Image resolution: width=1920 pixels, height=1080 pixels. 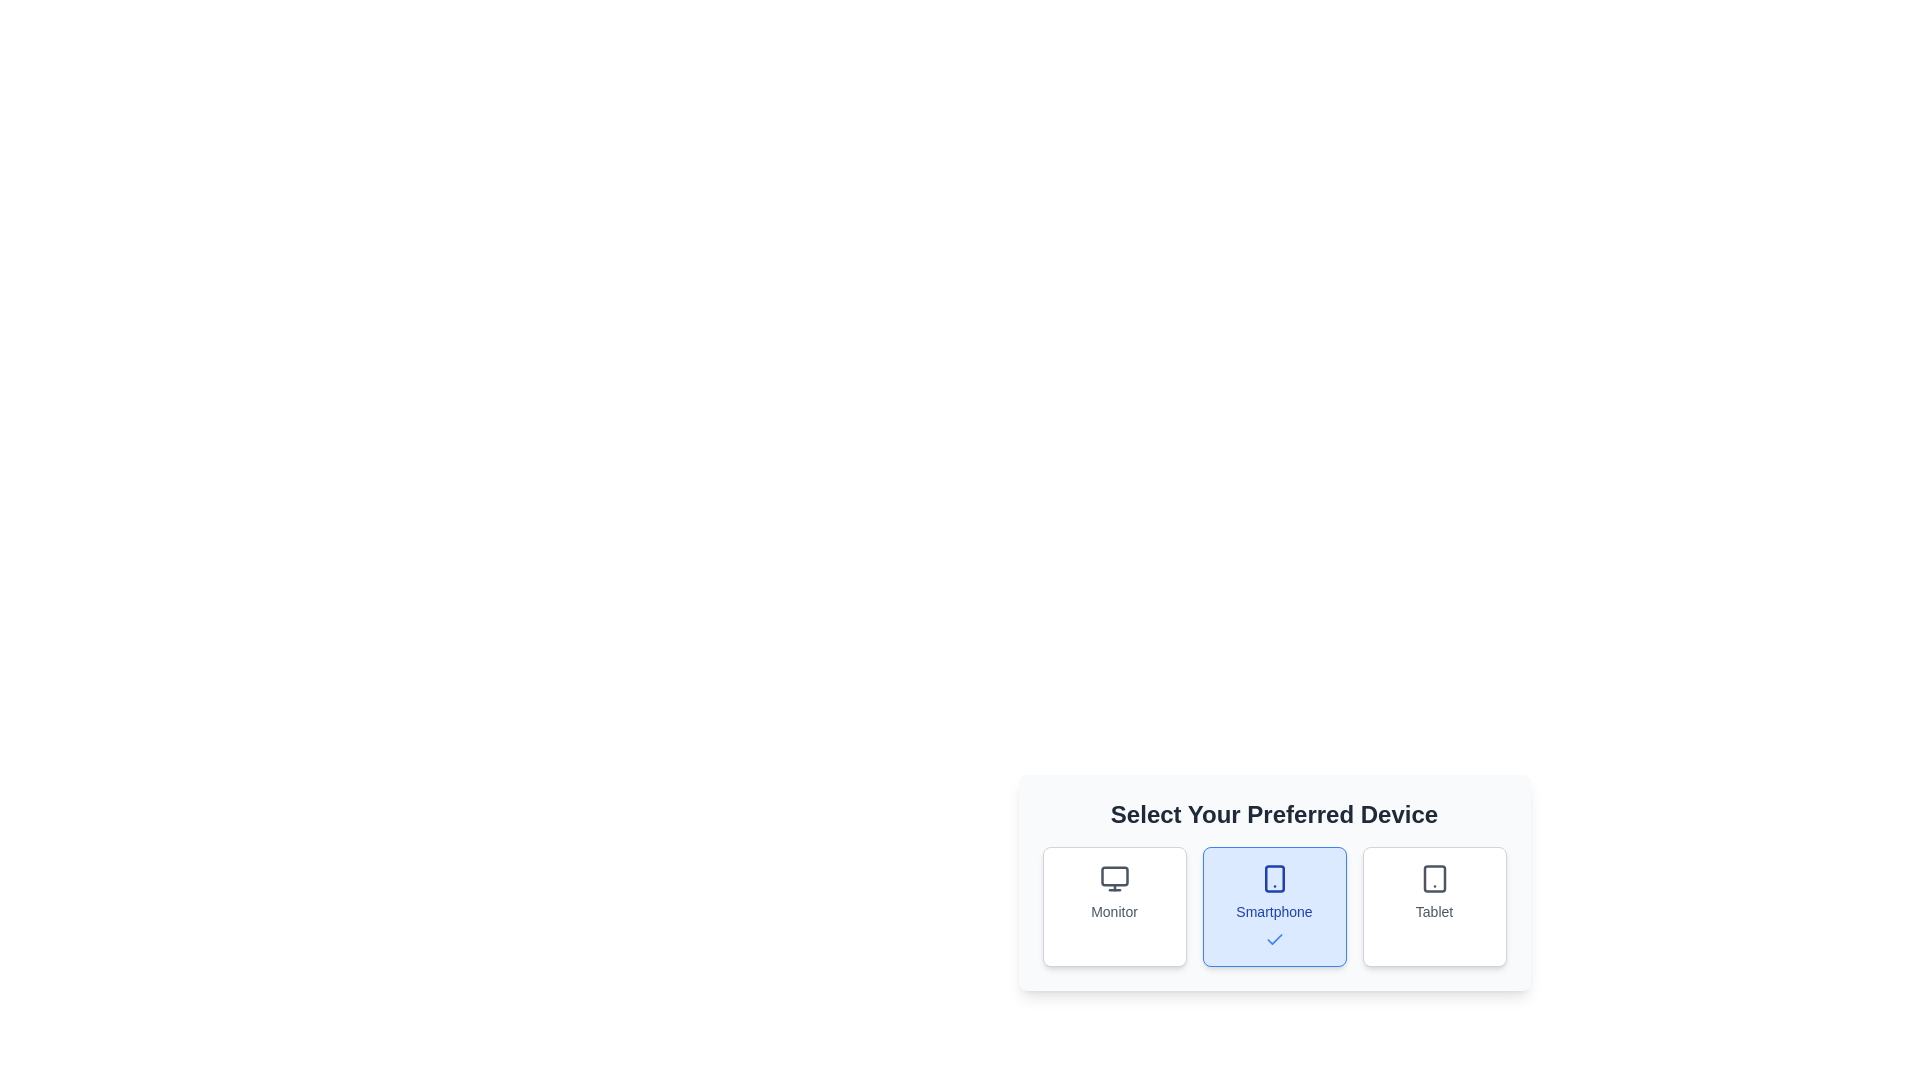 I want to click on the graphical icon representing the tablet device type, which is a rectangular area containing a rounded tablet icon with a home button, located in the bottom panel of device options, so click(x=1433, y=878).